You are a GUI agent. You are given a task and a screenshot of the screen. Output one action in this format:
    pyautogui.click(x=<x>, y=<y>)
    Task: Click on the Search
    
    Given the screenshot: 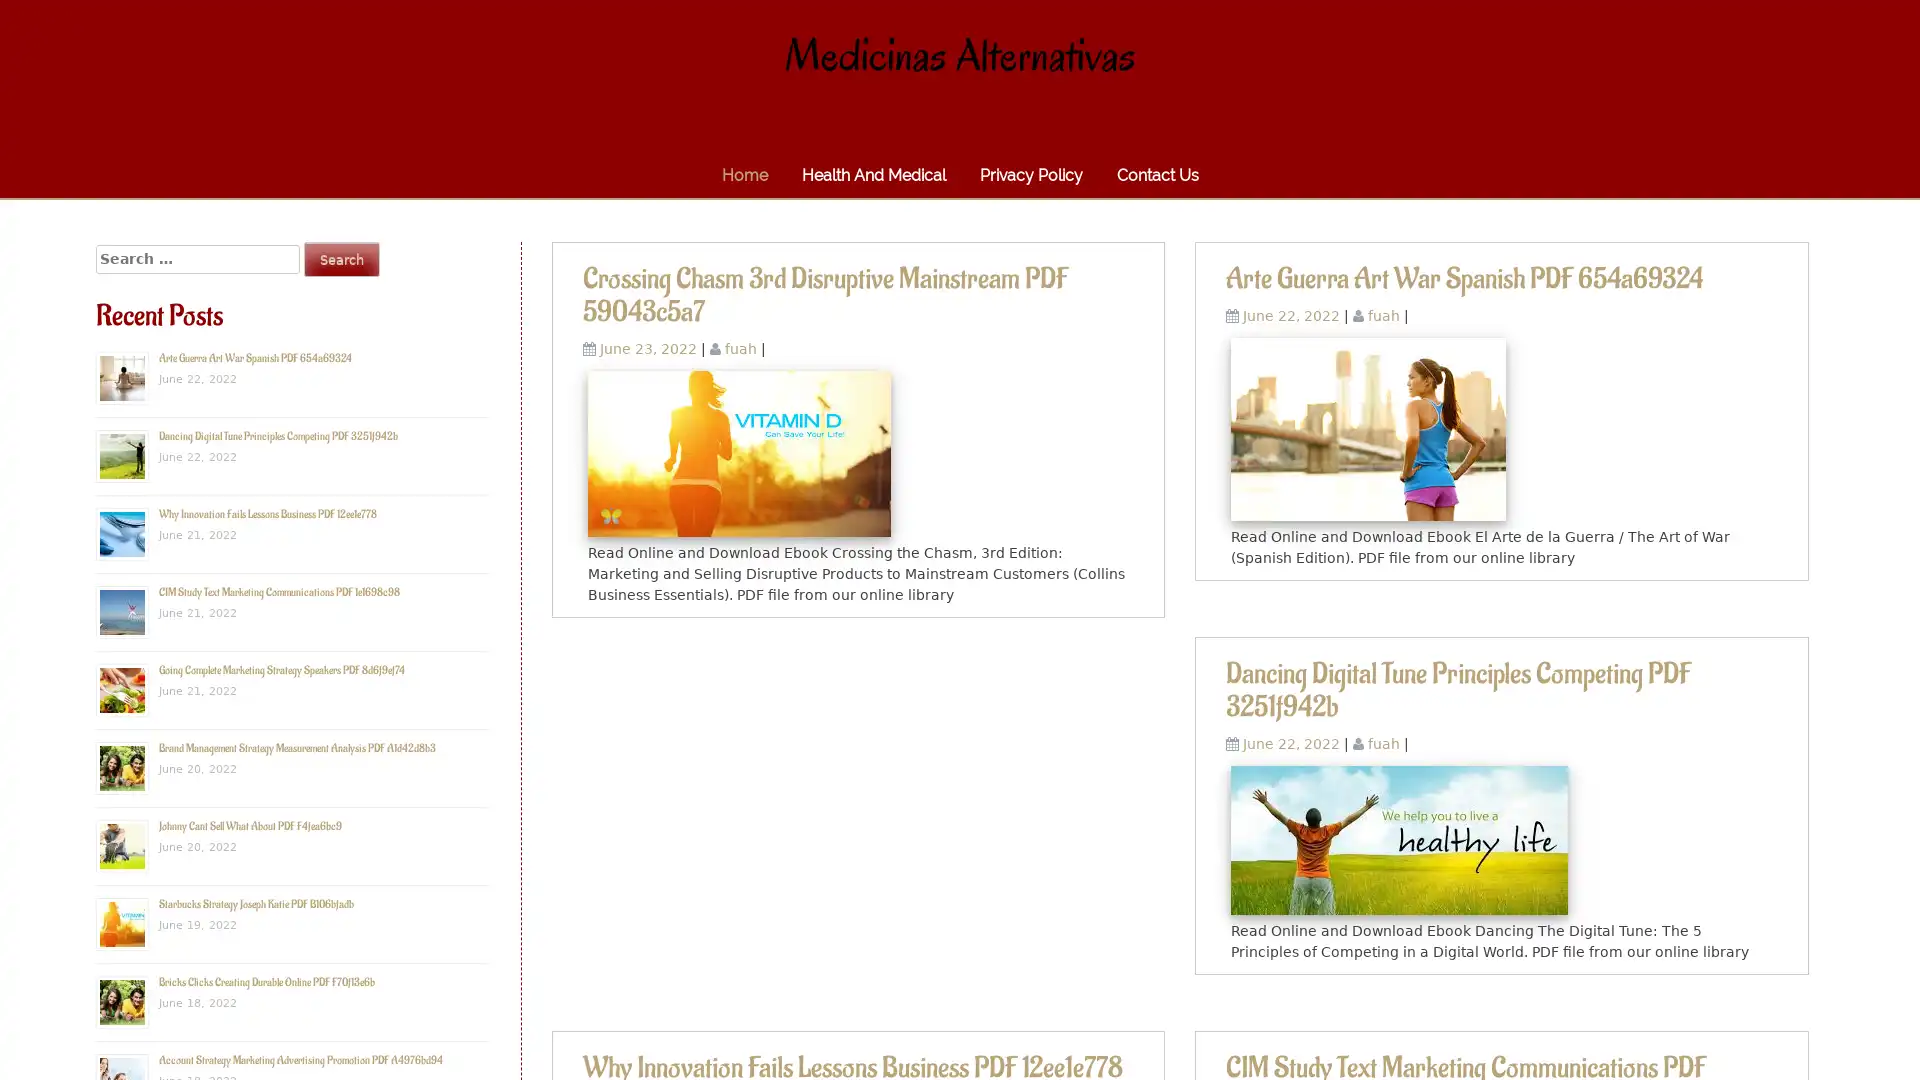 What is the action you would take?
    pyautogui.click(x=341, y=258)
    